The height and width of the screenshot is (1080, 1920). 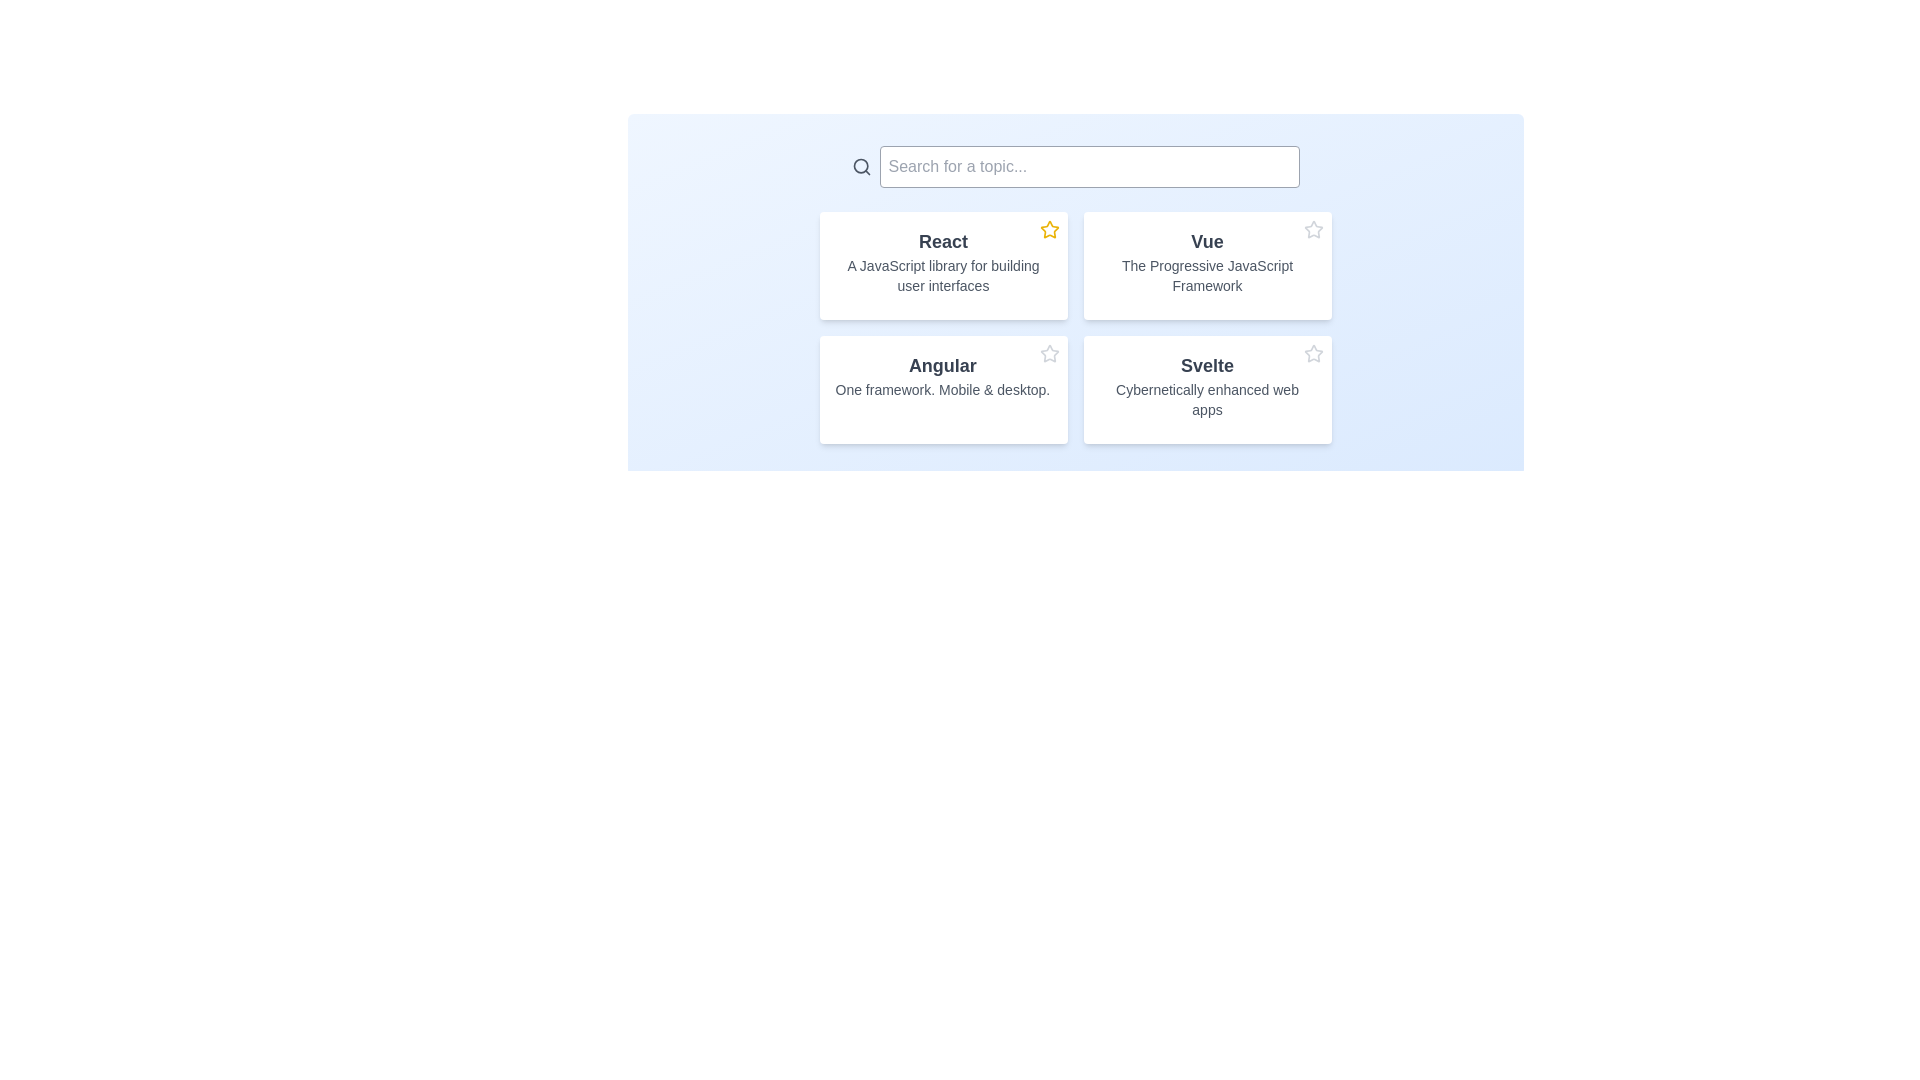 What do you see at coordinates (1313, 229) in the screenshot?
I see `the star icon located at the top-right corner of the card labeled 'Vue - The Progressive JavaScript Framework' to favorite or rate the item` at bounding box center [1313, 229].